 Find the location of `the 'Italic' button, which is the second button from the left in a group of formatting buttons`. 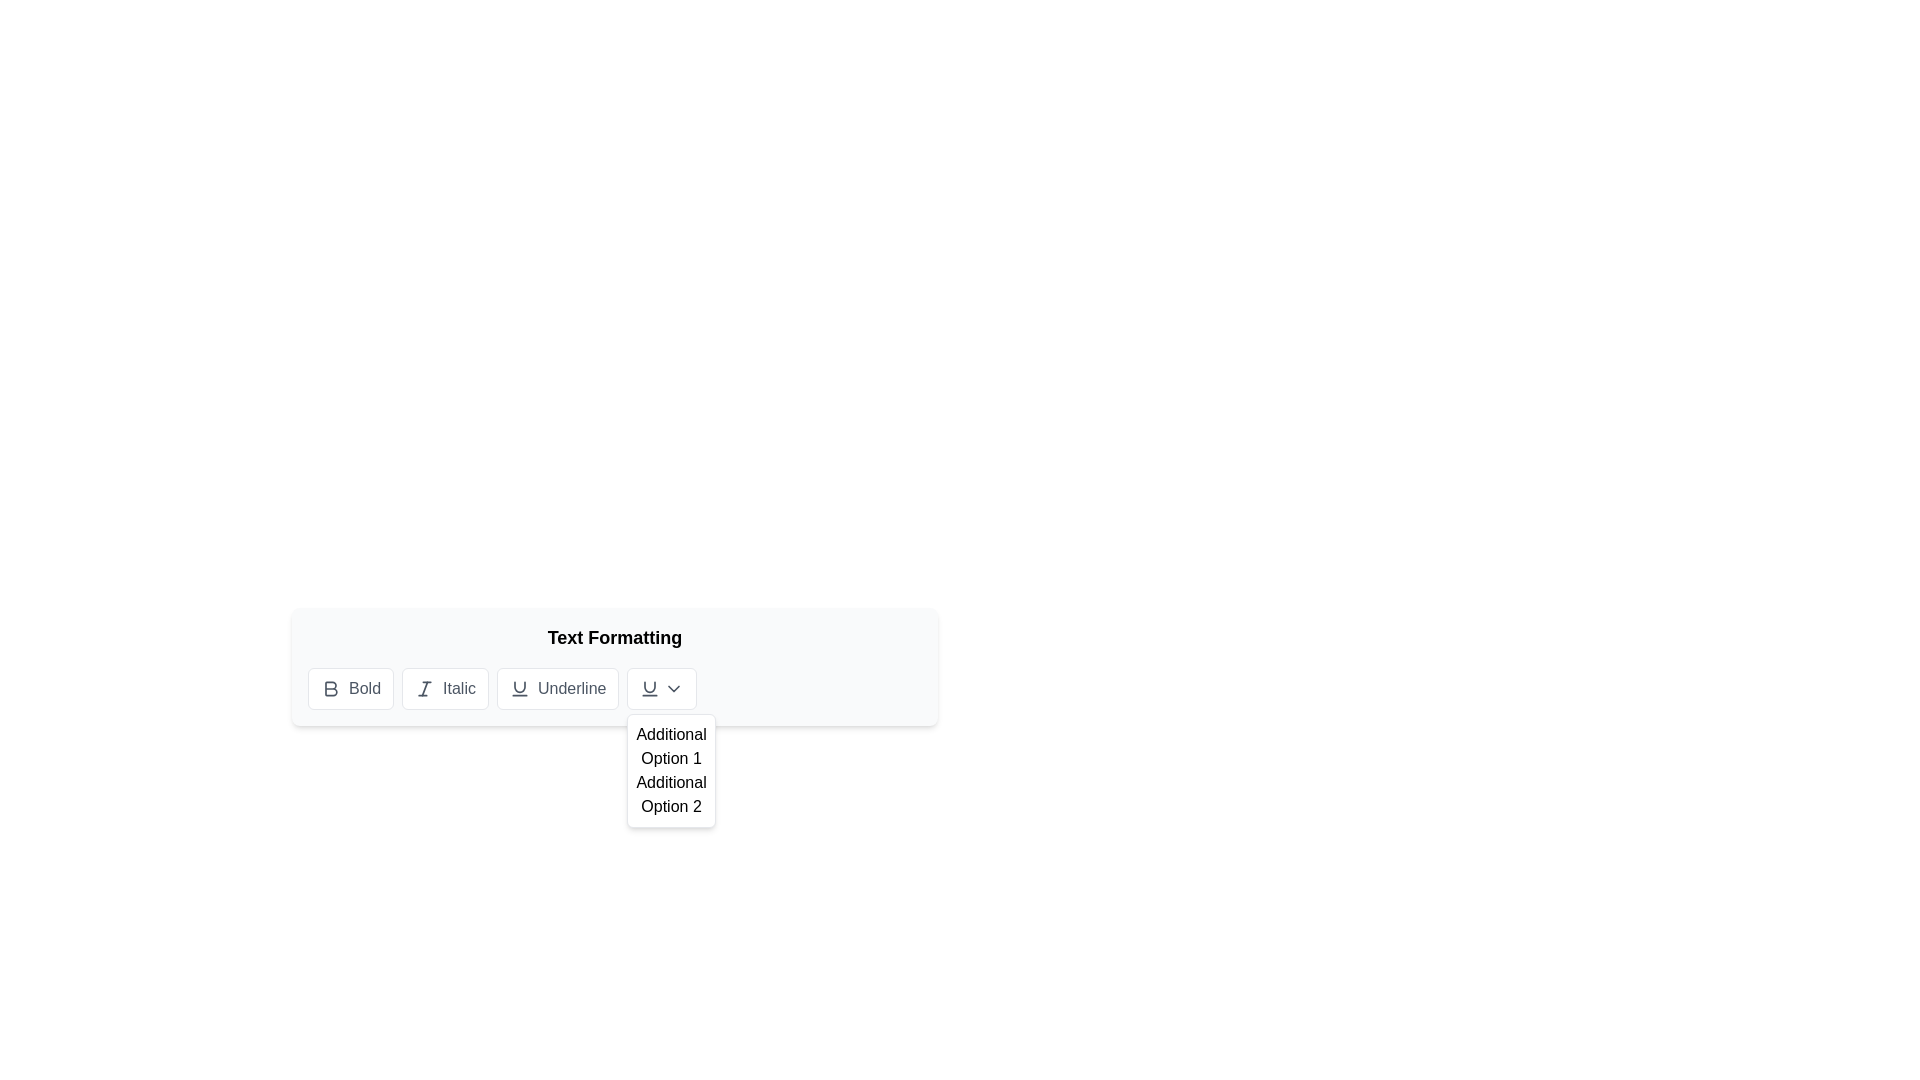

the 'Italic' button, which is the second button from the left in a group of formatting buttons is located at coordinates (444, 688).